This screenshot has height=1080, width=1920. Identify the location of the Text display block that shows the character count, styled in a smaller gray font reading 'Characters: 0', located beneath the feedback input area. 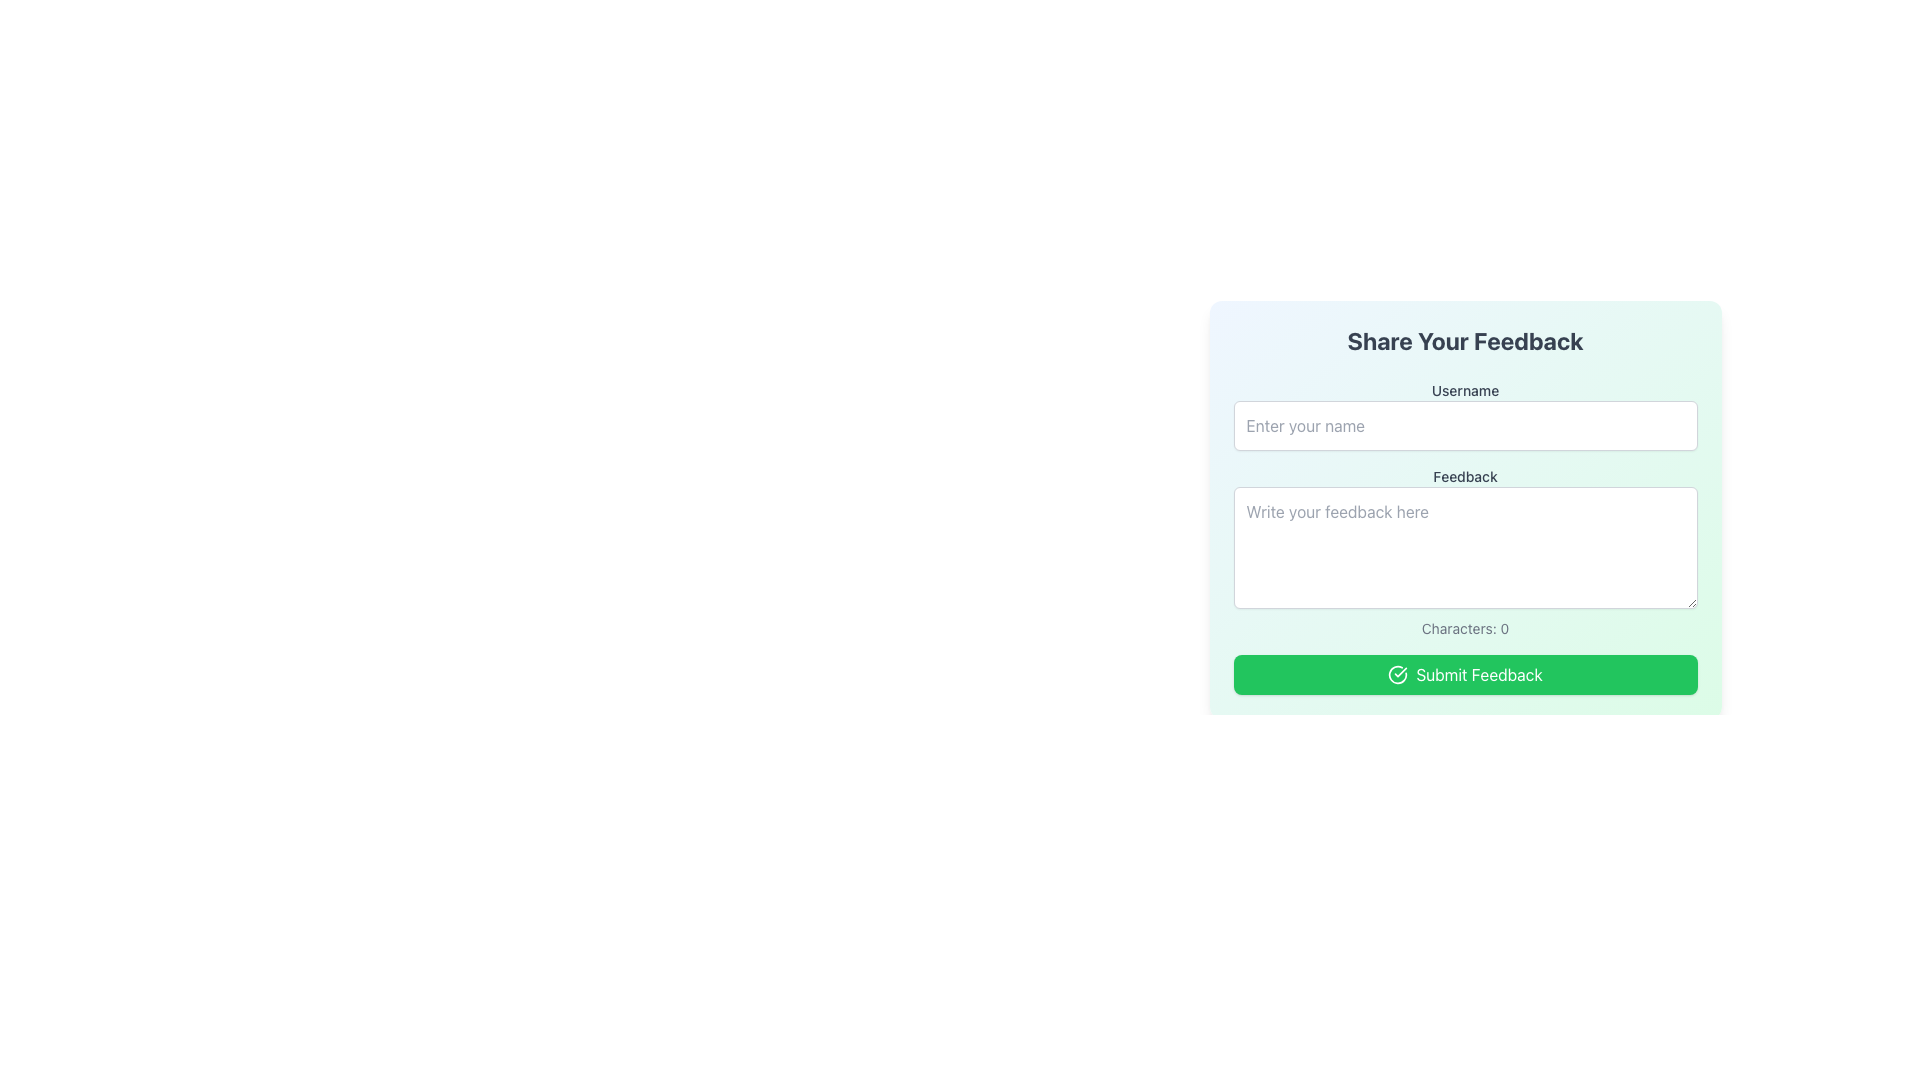
(1465, 627).